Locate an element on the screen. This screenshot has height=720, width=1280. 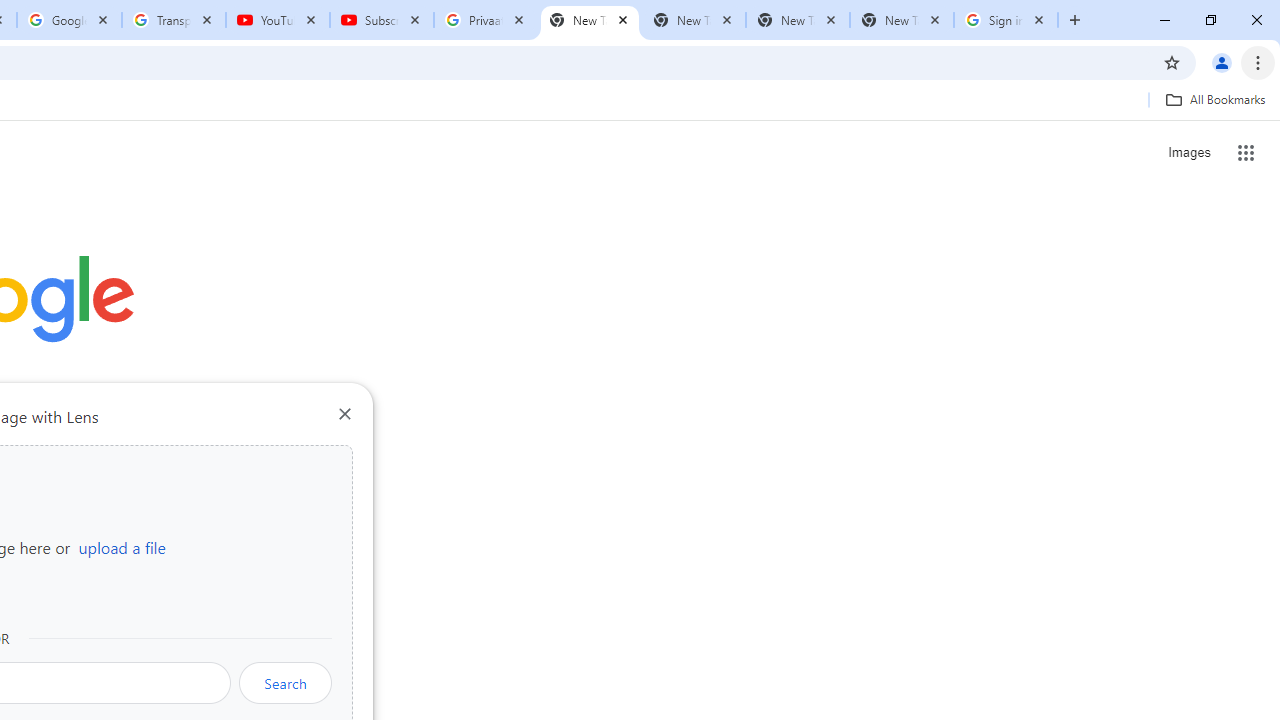
'upload a file' is located at coordinates (121, 547).